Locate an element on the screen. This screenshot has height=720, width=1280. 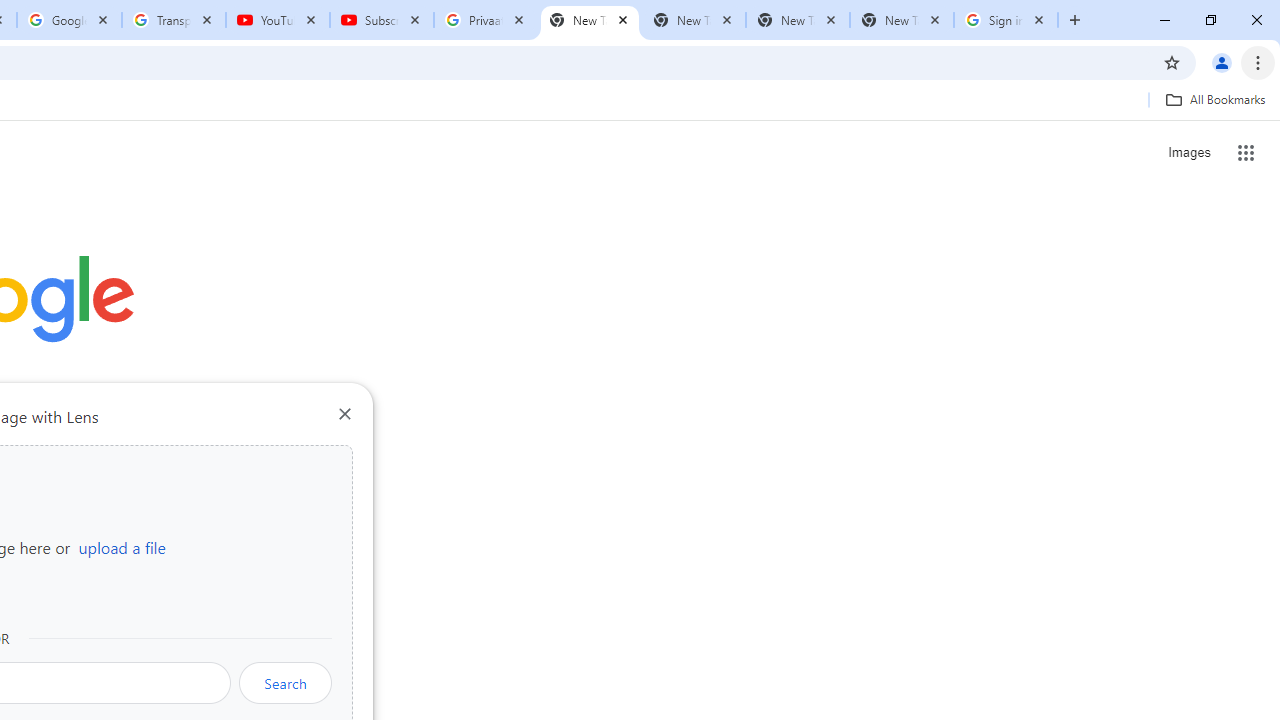
'upload a file' is located at coordinates (121, 547).